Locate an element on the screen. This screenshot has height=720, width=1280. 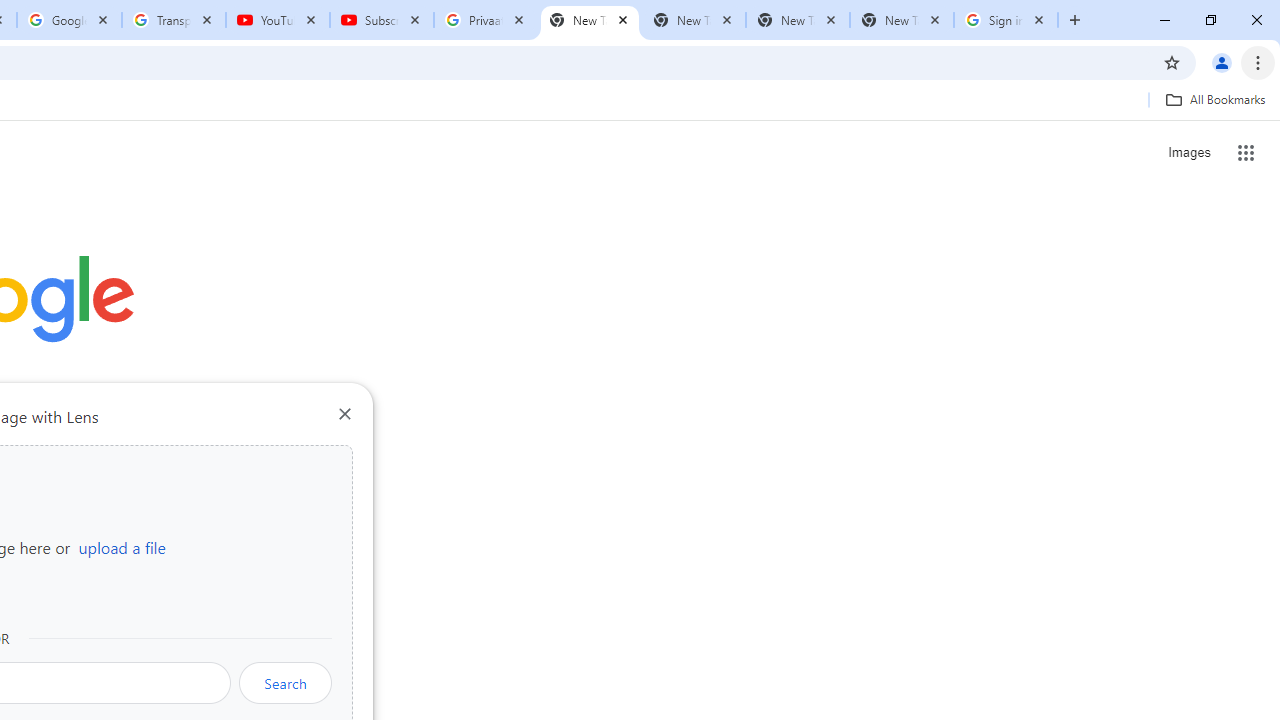
'upload a file' is located at coordinates (121, 547).